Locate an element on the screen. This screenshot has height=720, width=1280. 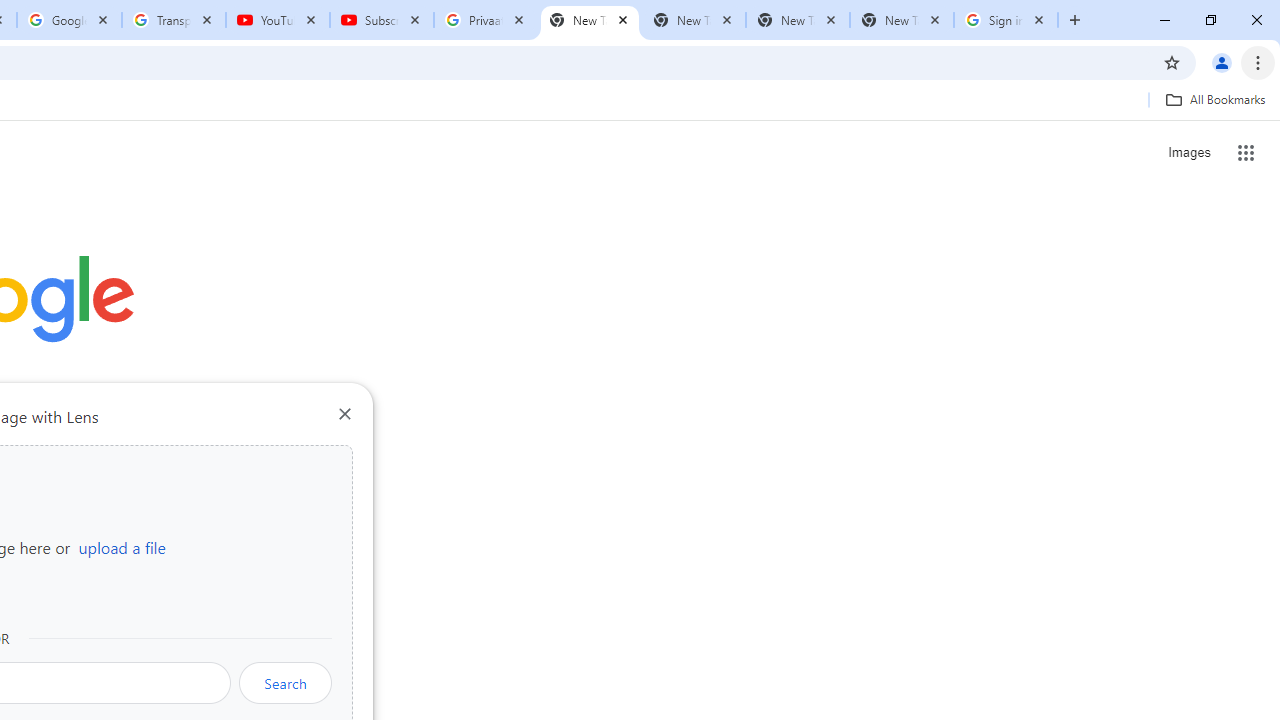
'upload a file' is located at coordinates (121, 547).